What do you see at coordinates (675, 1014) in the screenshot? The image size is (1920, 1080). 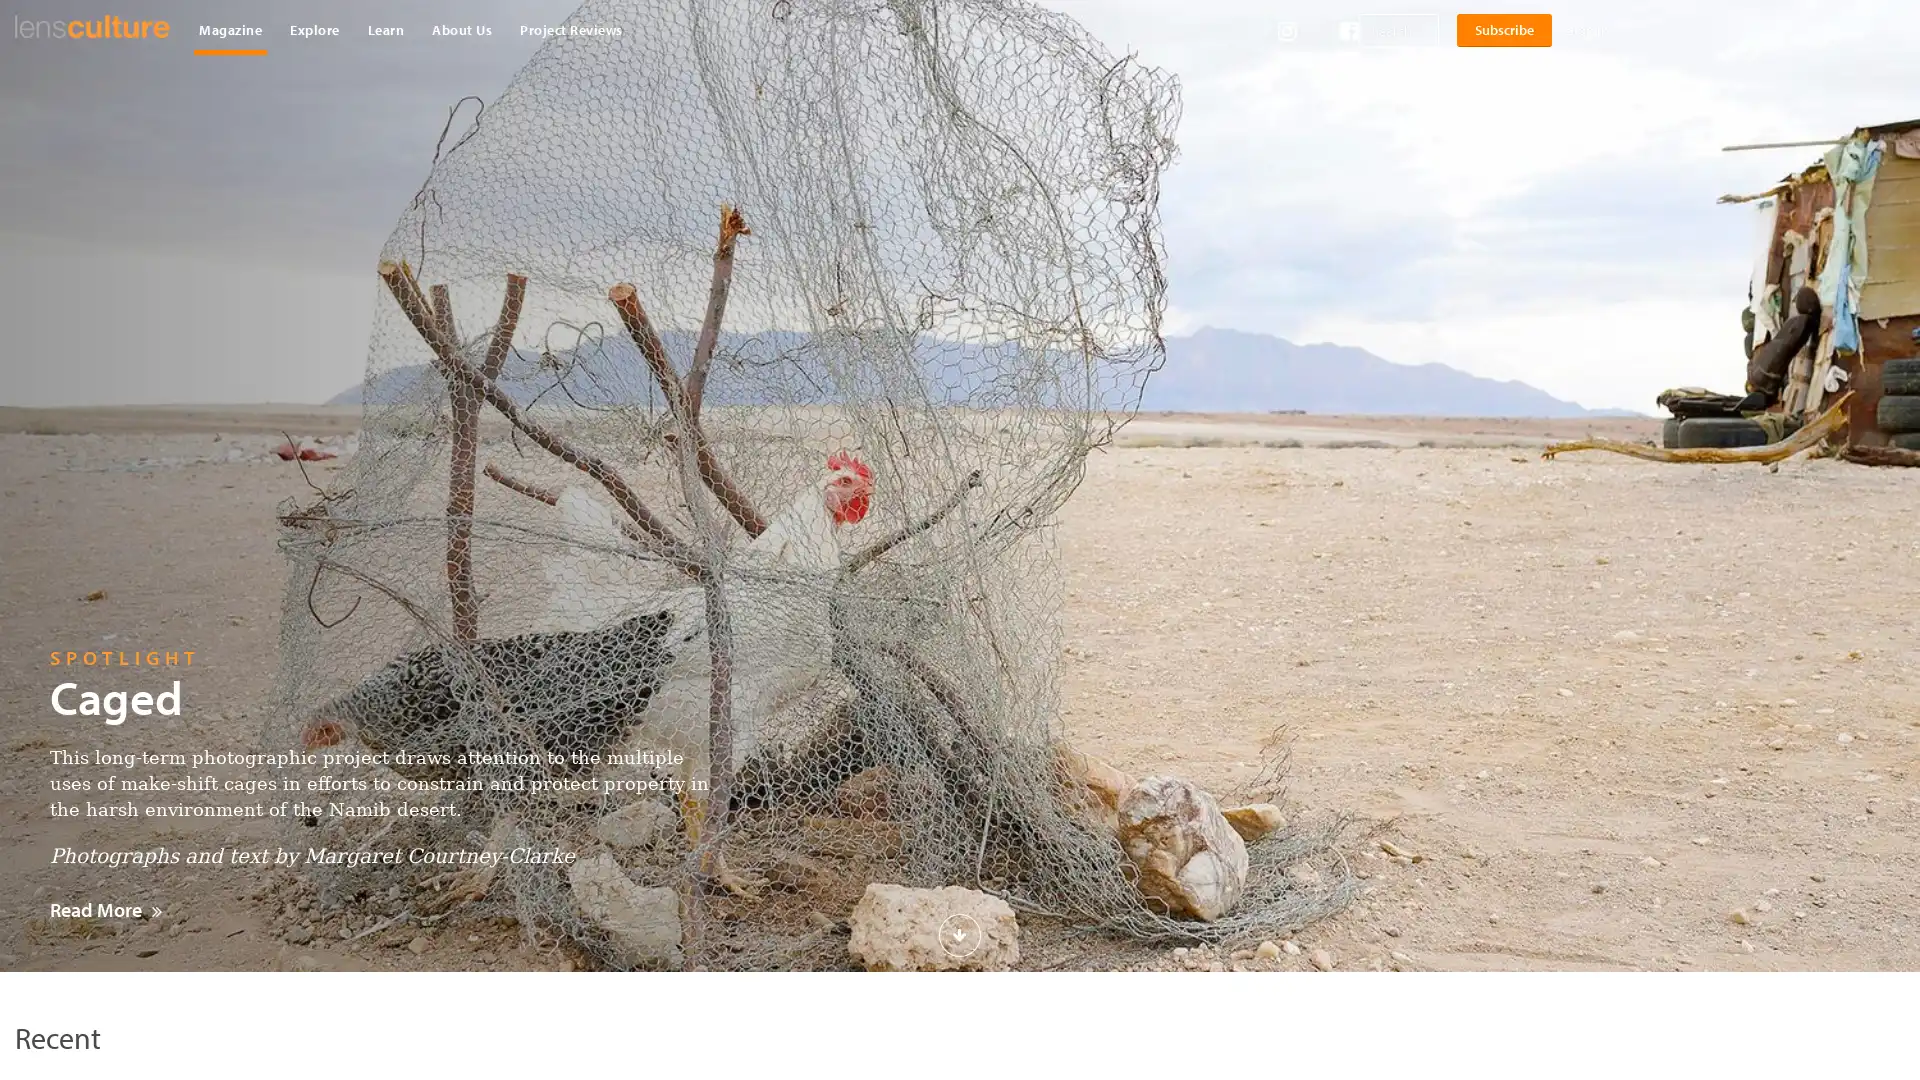 I see `Download Now` at bounding box center [675, 1014].